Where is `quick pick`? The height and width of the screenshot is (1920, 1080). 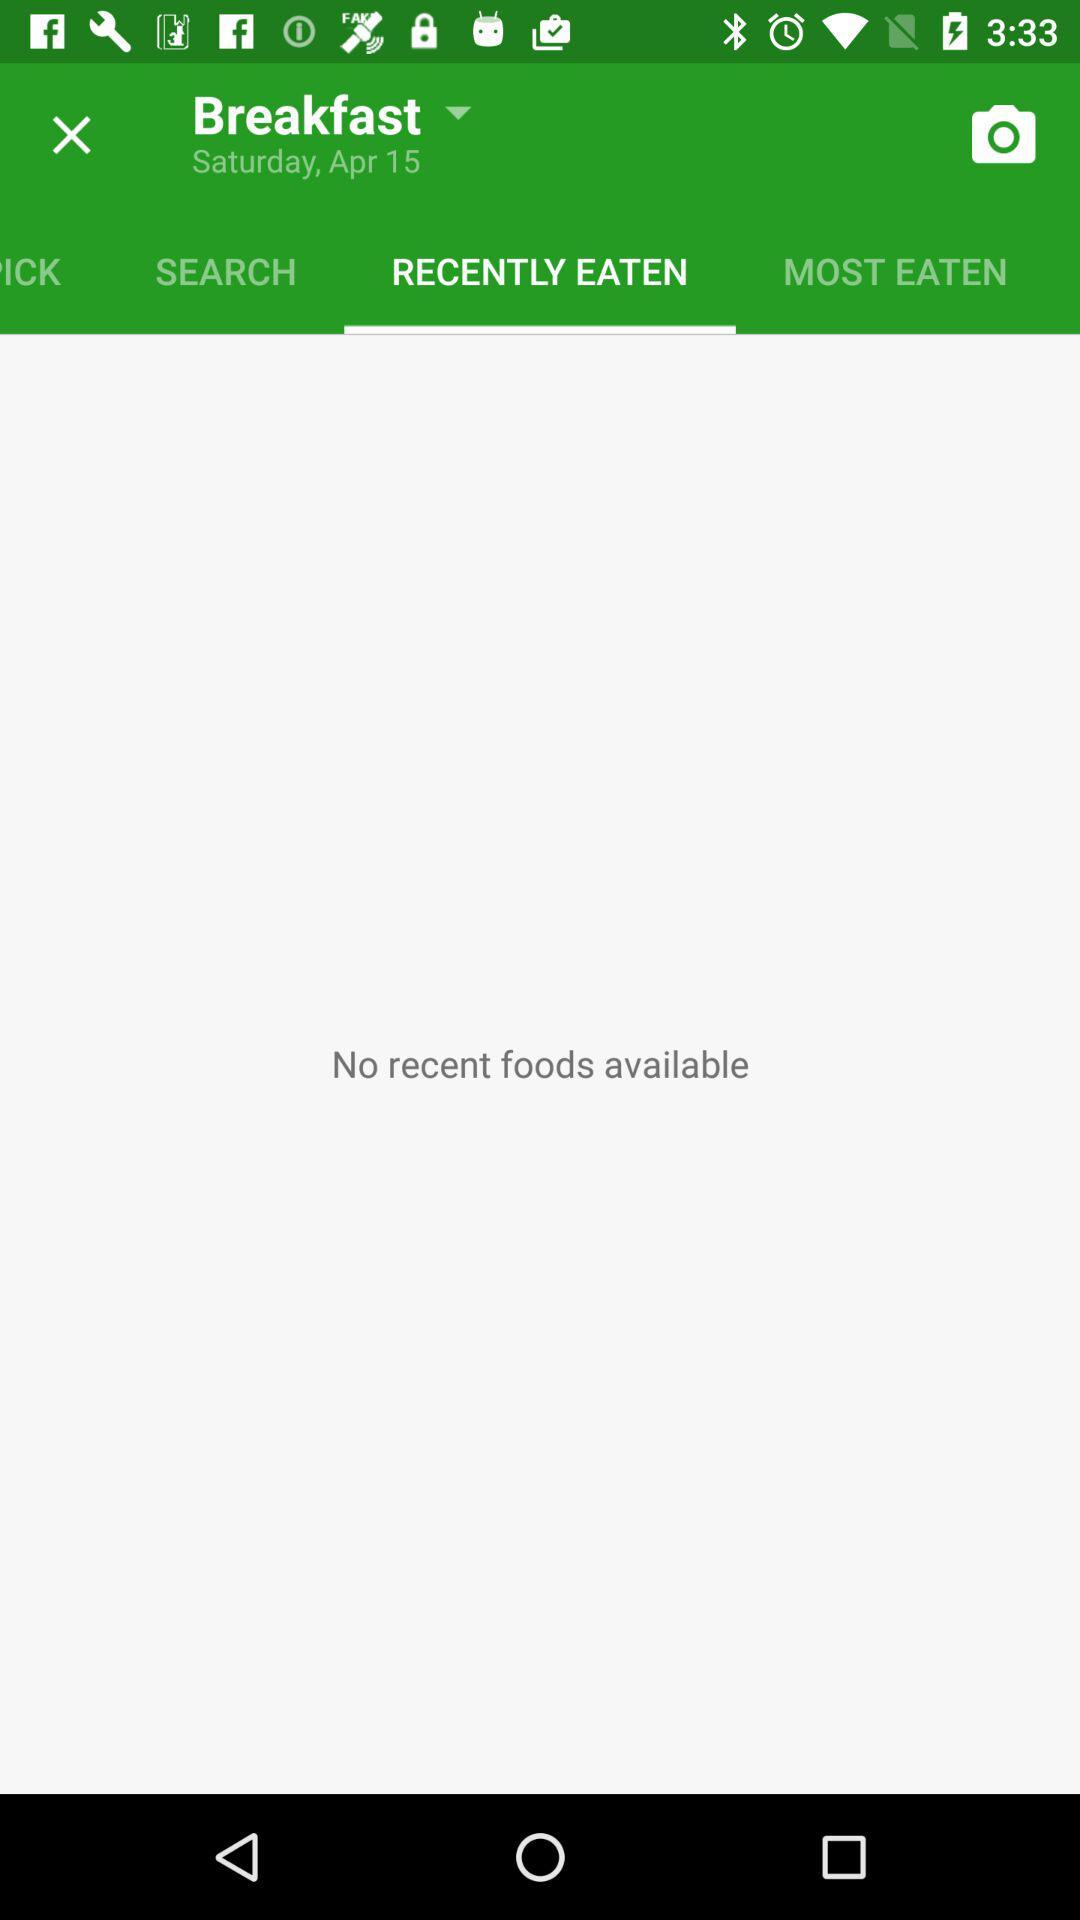 quick pick is located at coordinates (53, 269).